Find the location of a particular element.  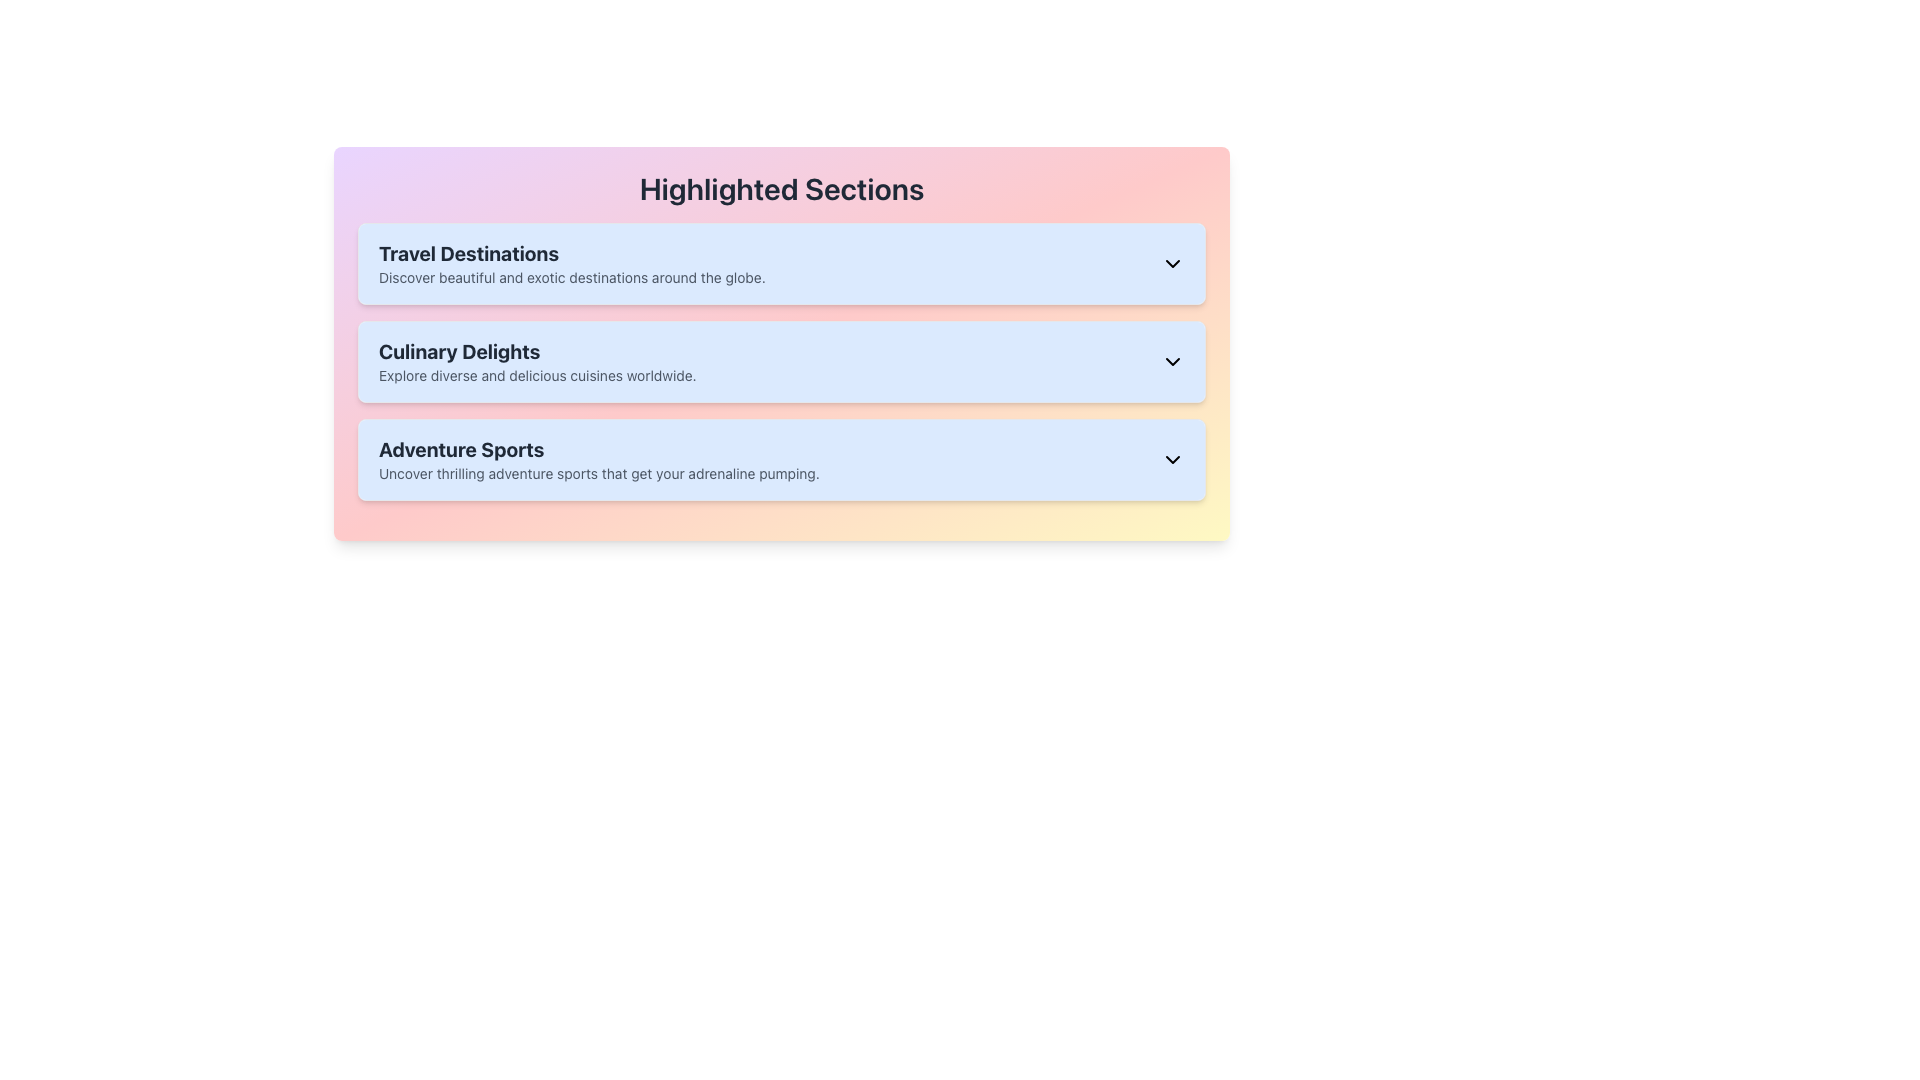

the 'Culinary Delights' section with a light blue background is located at coordinates (781, 362).